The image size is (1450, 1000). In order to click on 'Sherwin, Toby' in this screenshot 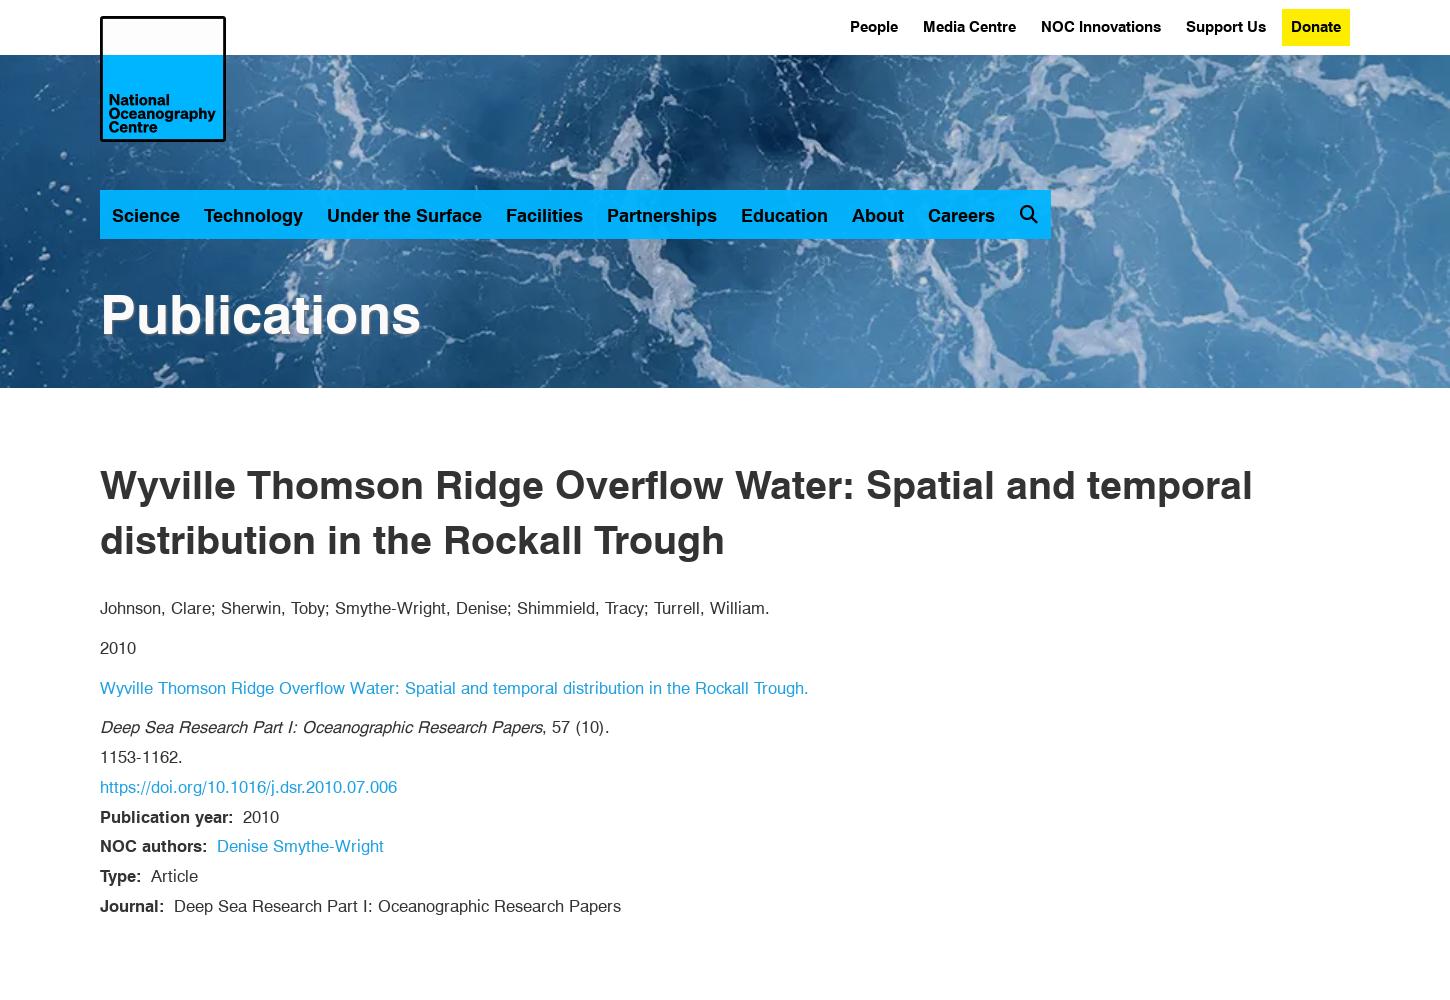, I will do `click(273, 607)`.